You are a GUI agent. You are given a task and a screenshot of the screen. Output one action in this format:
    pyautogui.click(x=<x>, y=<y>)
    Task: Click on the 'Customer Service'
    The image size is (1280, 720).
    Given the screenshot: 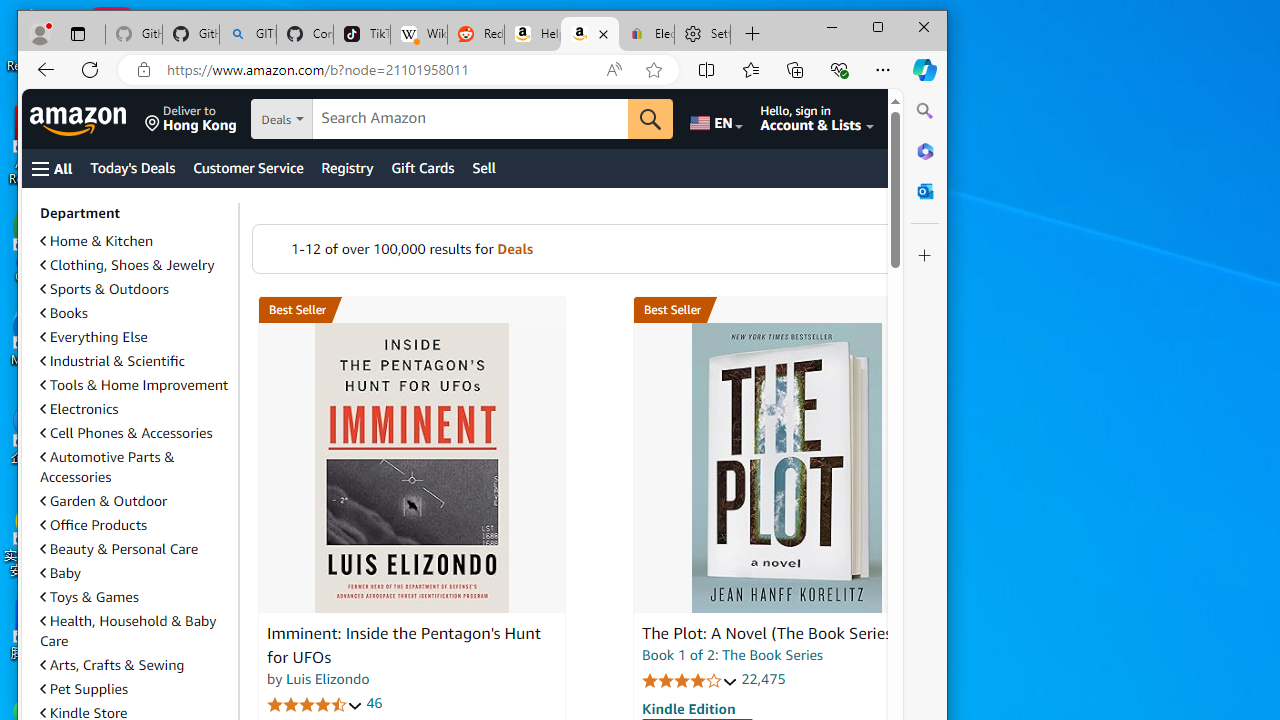 What is the action you would take?
    pyautogui.click(x=247, y=167)
    